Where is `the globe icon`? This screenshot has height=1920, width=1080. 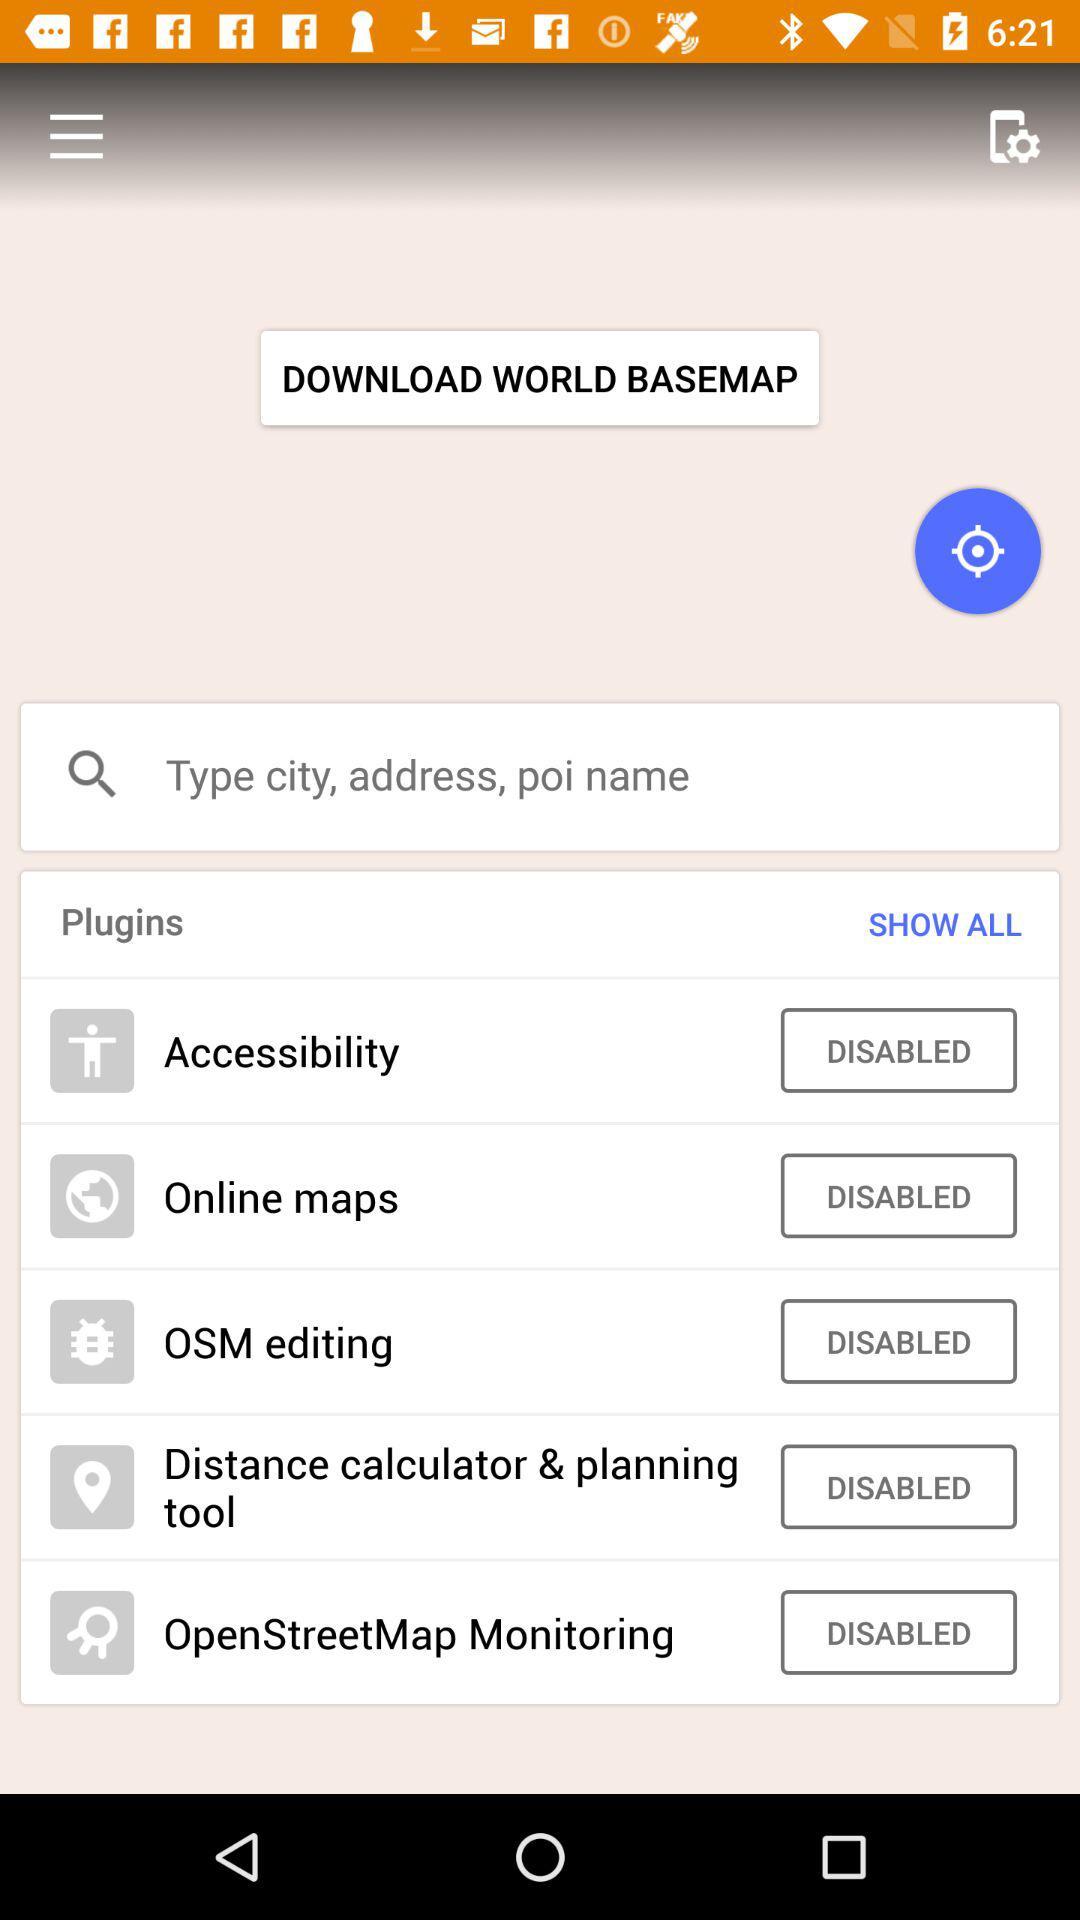
the globe icon is located at coordinates (92, 1196).